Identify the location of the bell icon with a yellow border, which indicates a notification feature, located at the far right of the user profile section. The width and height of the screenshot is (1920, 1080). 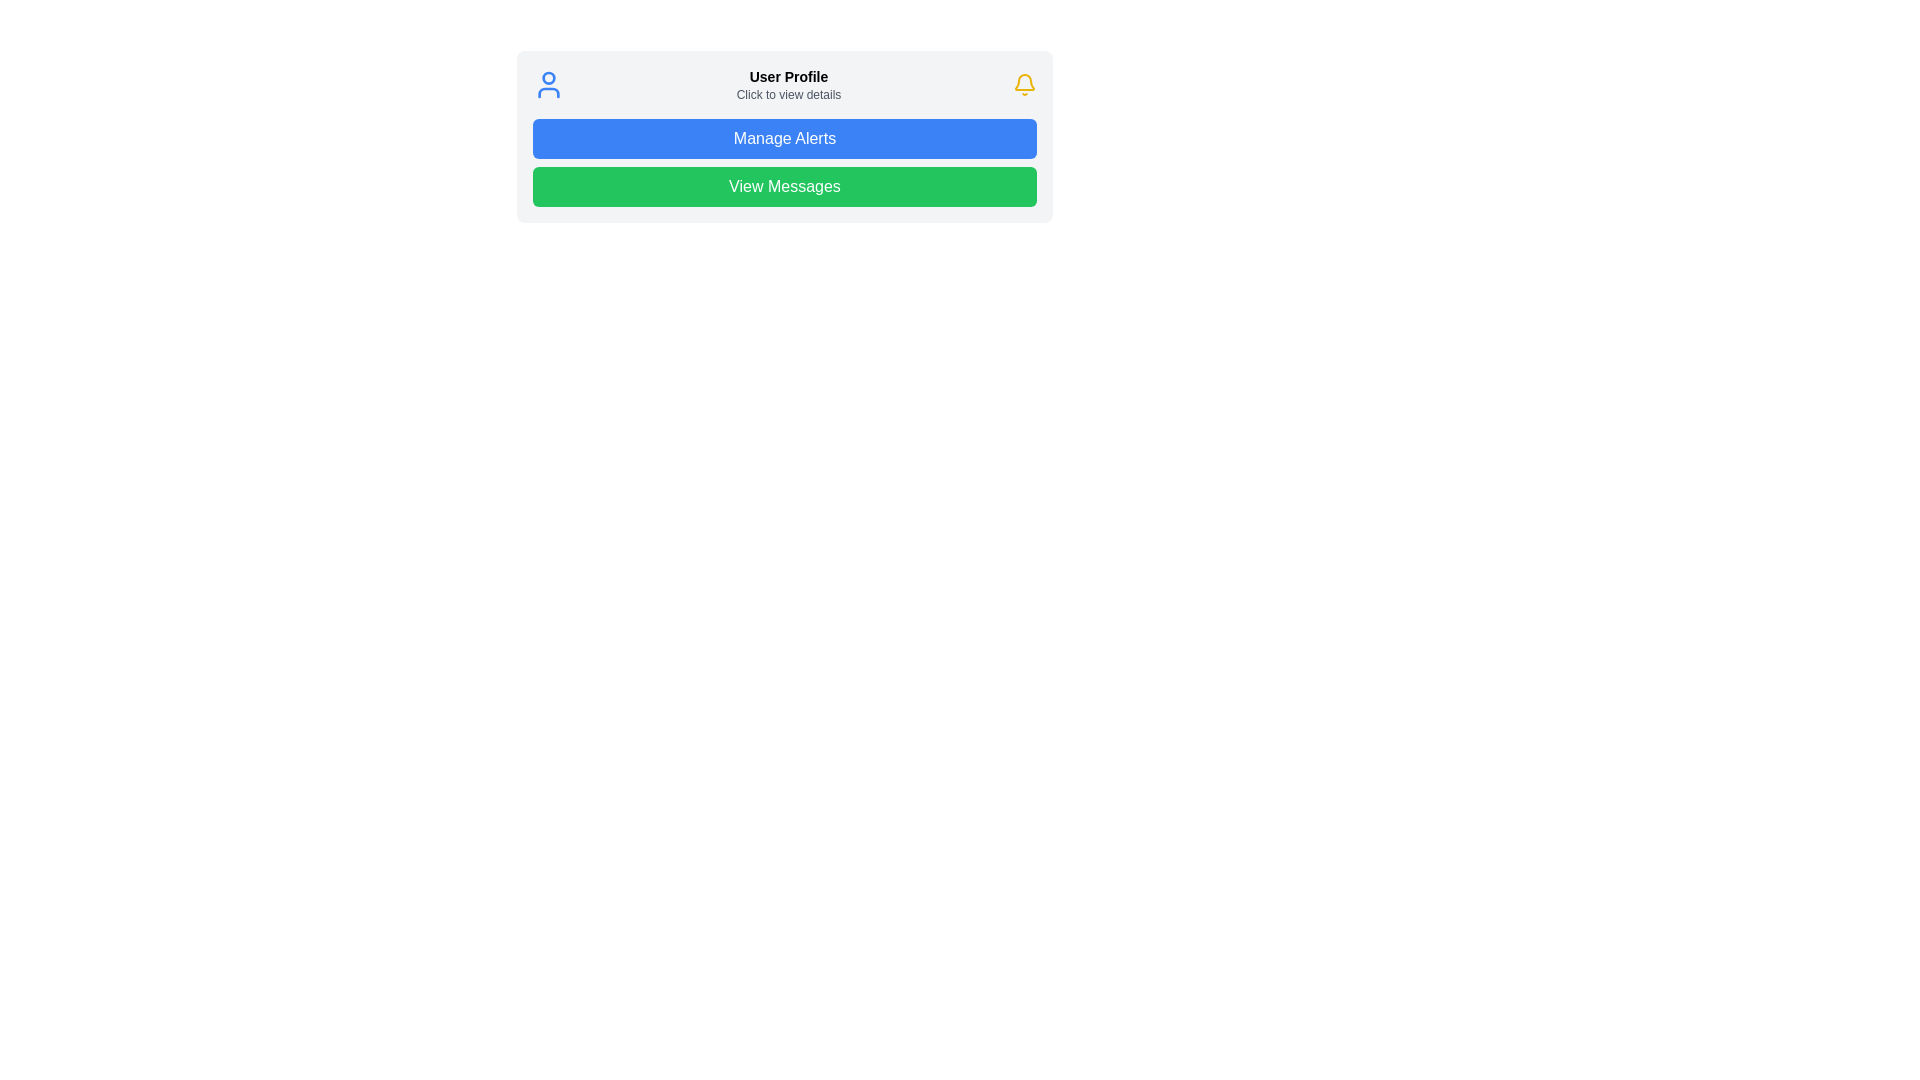
(1025, 83).